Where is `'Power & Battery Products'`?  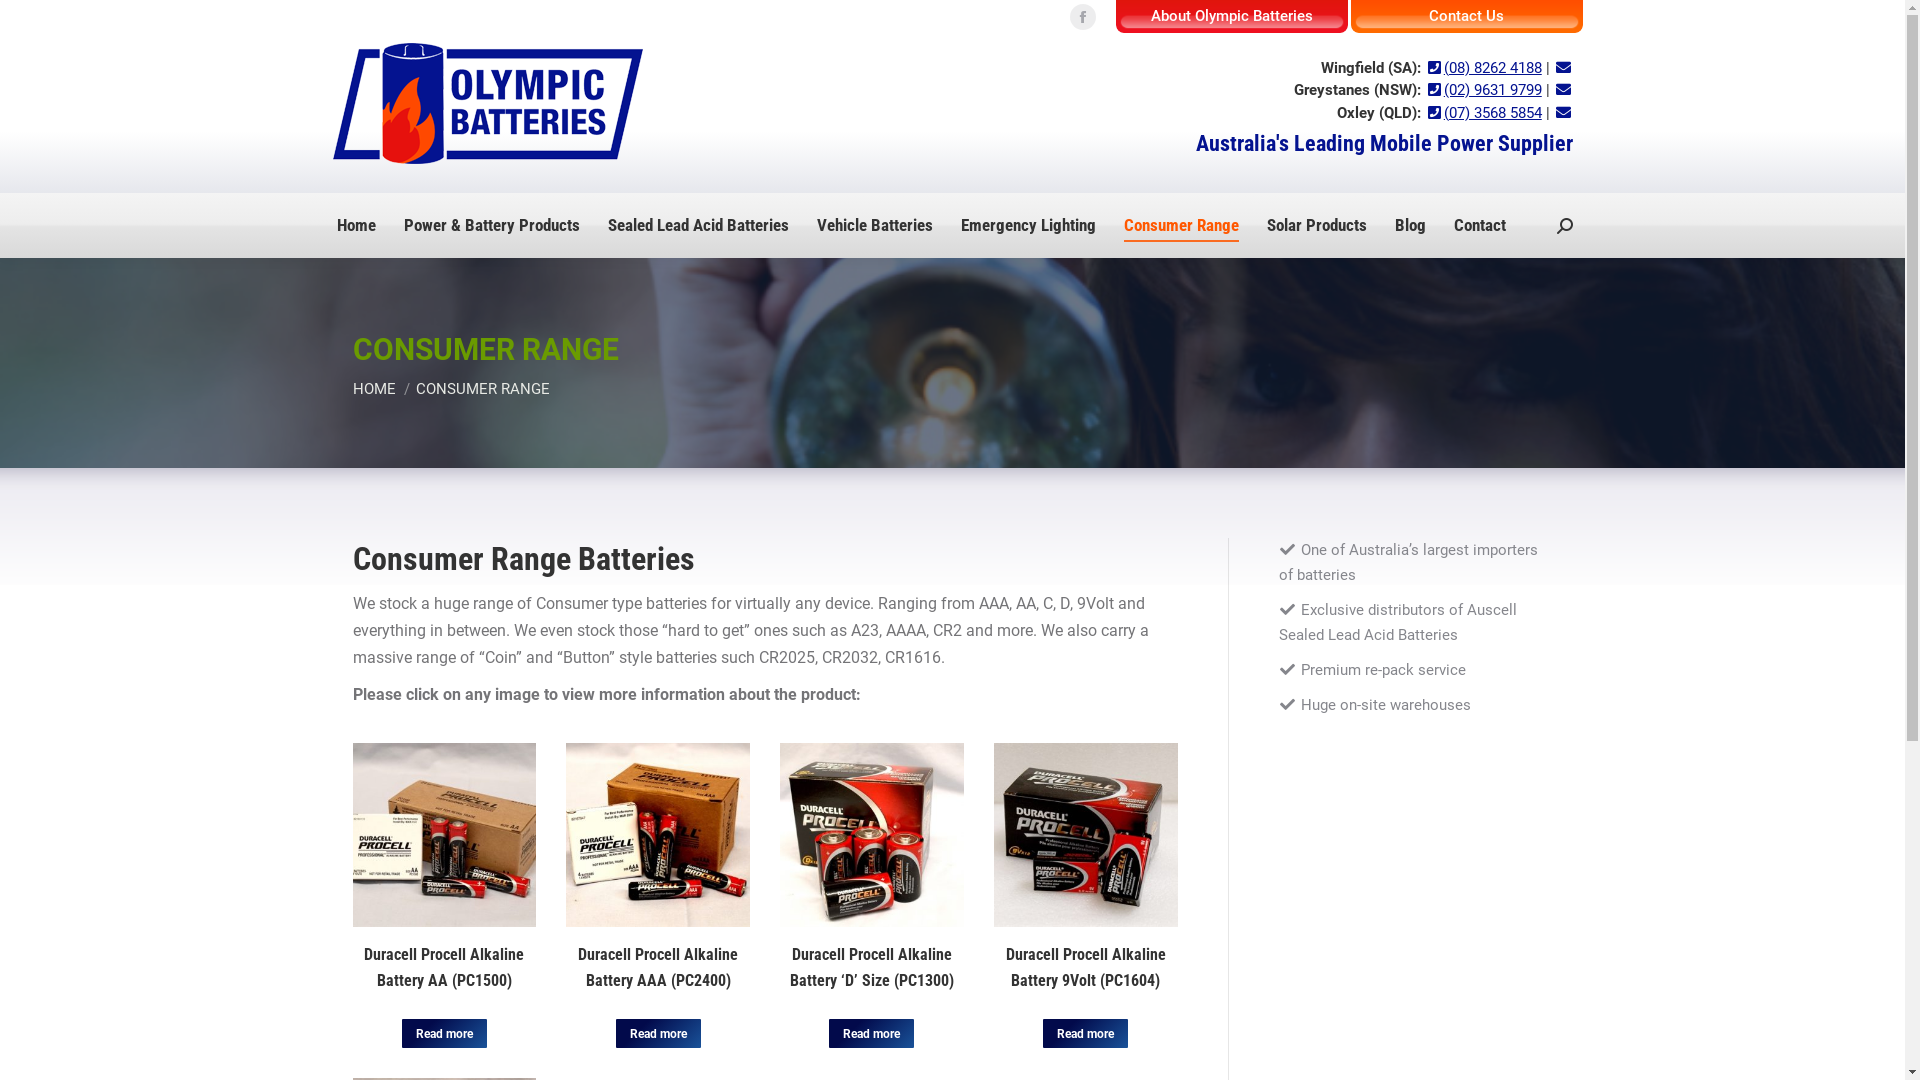 'Power & Battery Products' is located at coordinates (491, 225).